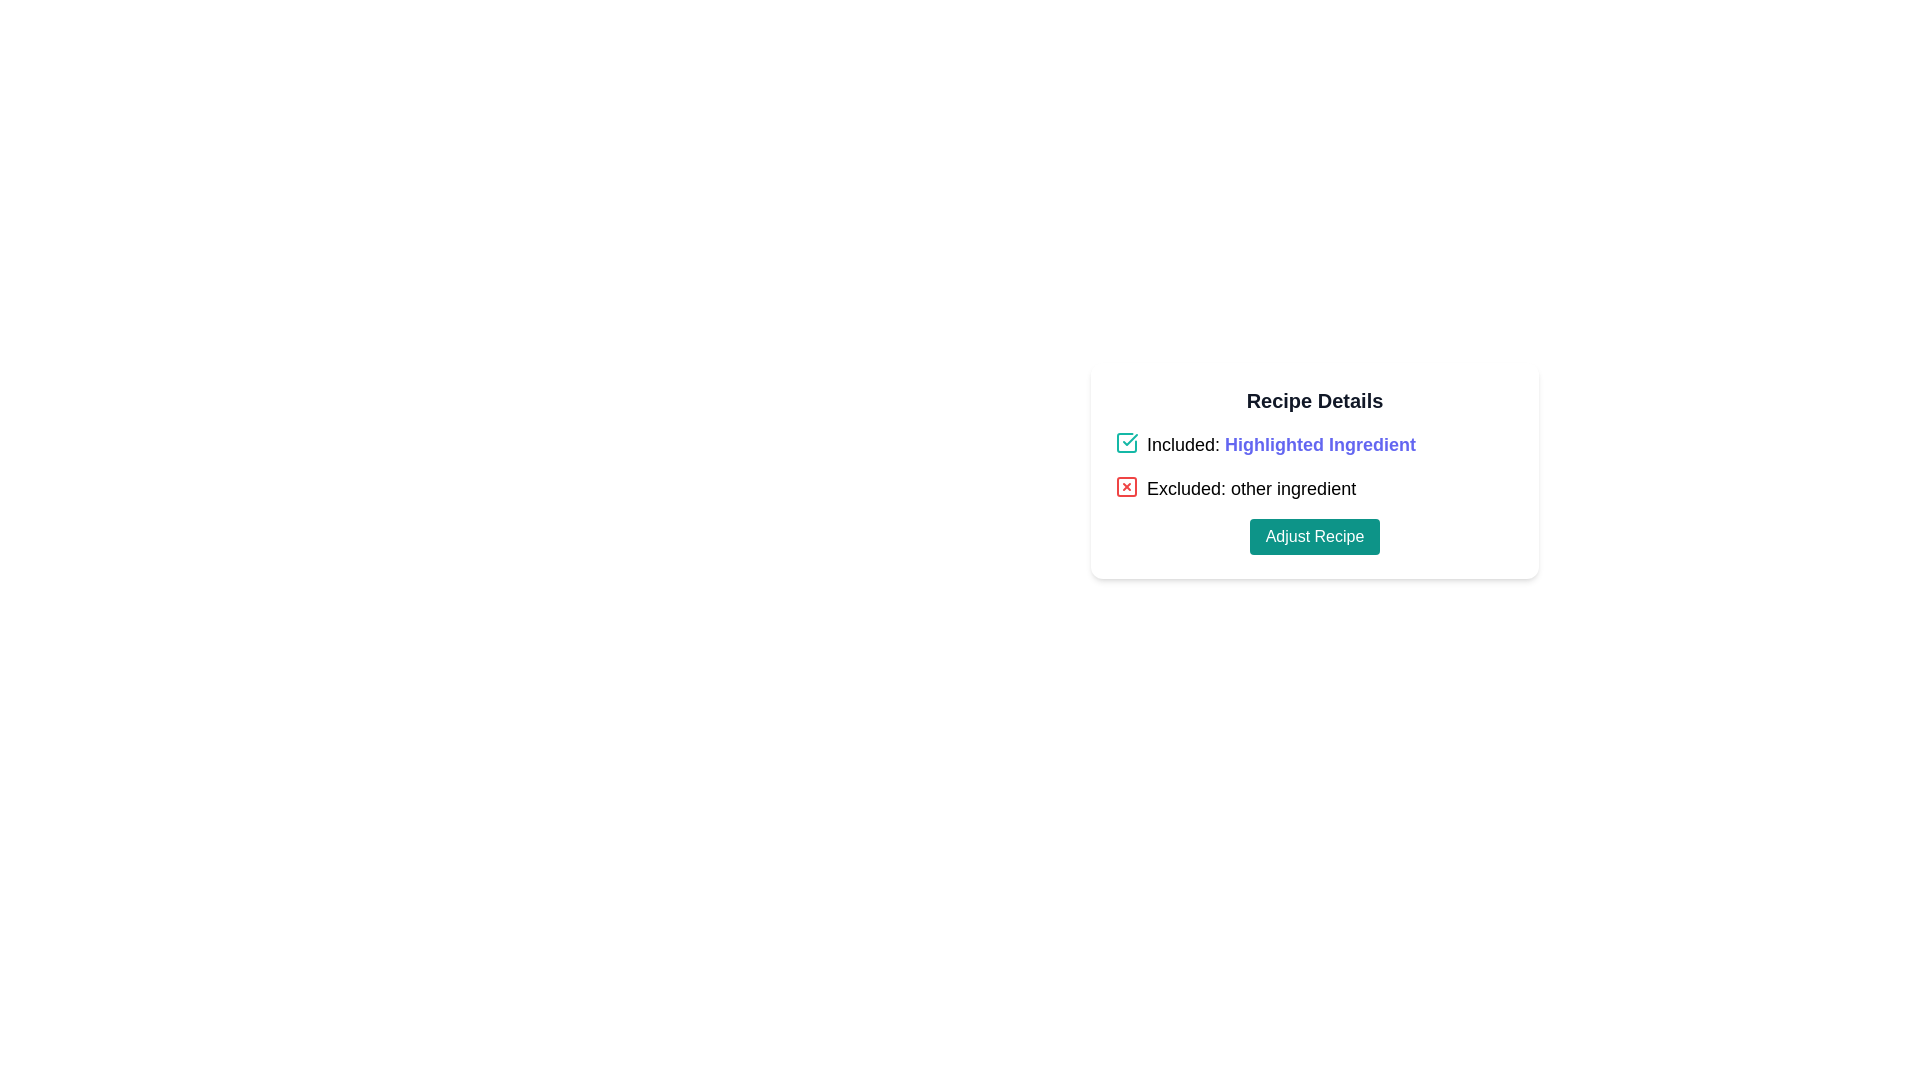 Image resolution: width=1920 pixels, height=1080 pixels. Describe the element at coordinates (1130, 438) in the screenshot. I see `the graphical checkmark icon, which is a bold, teal-colored stroke within a square checkbox representation, located to the left of the 'Included: Highlighted Ingredient' text label in the 'Recipe Details' section` at that location.